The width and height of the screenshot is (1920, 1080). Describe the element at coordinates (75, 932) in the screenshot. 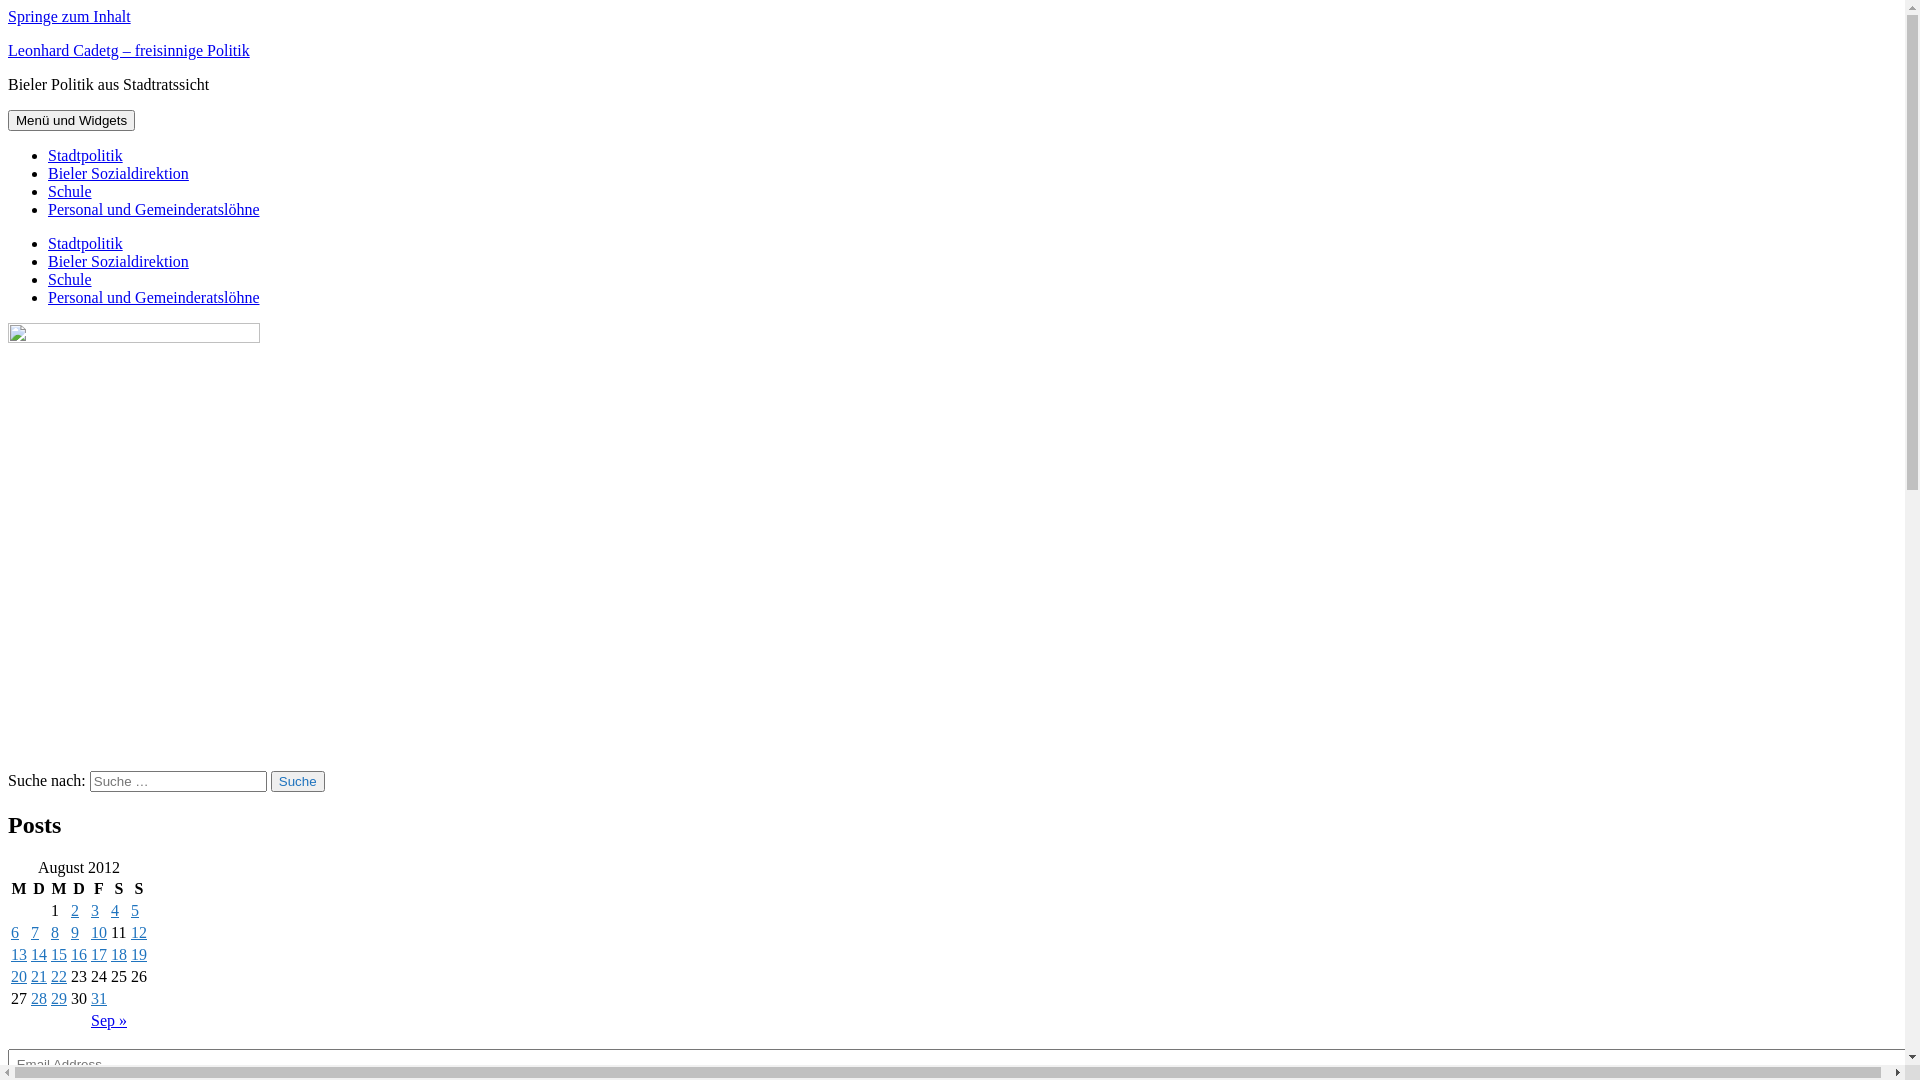

I see `'9'` at that location.